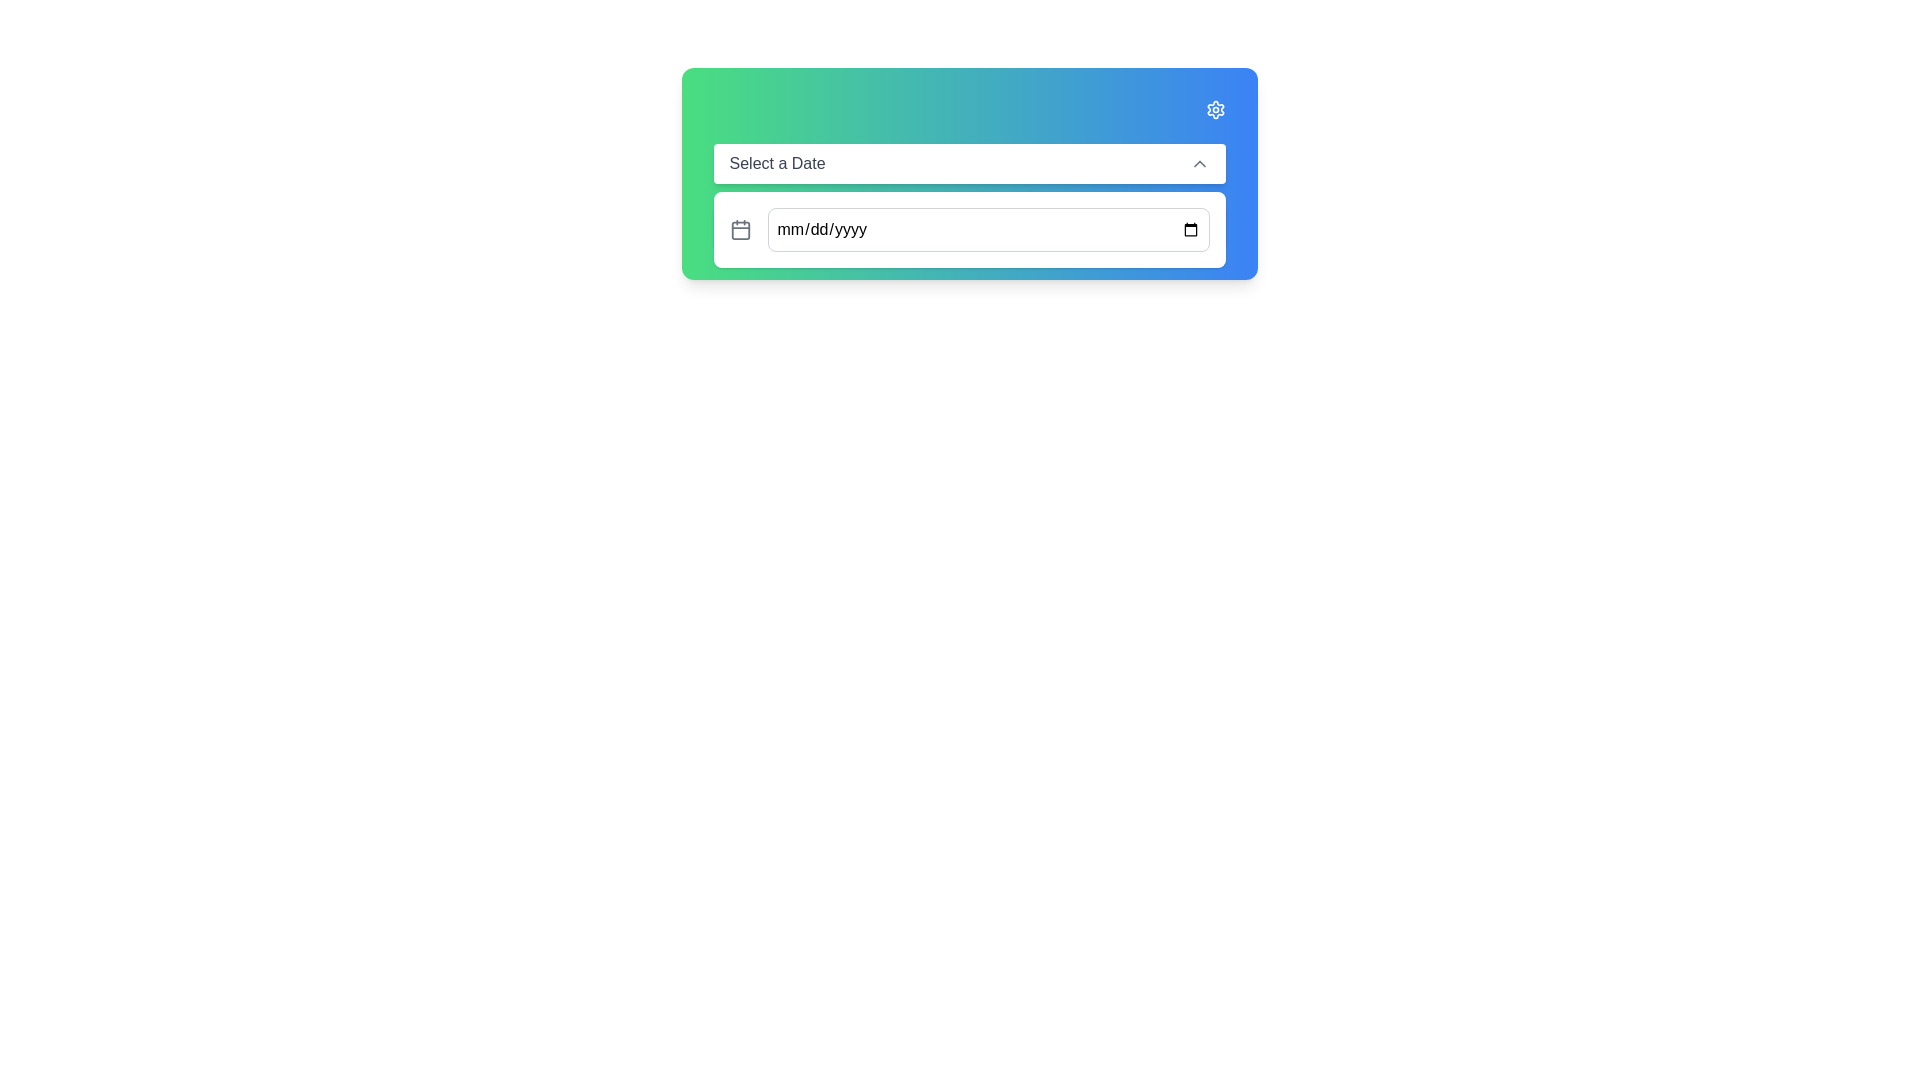 This screenshot has width=1920, height=1080. Describe the element at coordinates (969, 229) in the screenshot. I see `the date input field of the Date Picker Input Field that is part of a dropdown content block, positioned below the title of the dropdown` at that location.